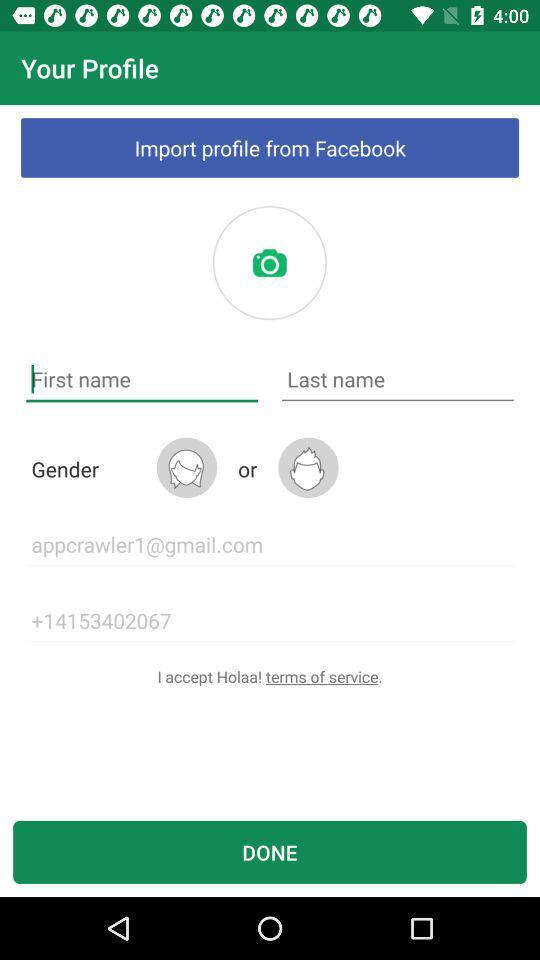  Describe the element at coordinates (270, 620) in the screenshot. I see `icon above the i accept holaa icon` at that location.